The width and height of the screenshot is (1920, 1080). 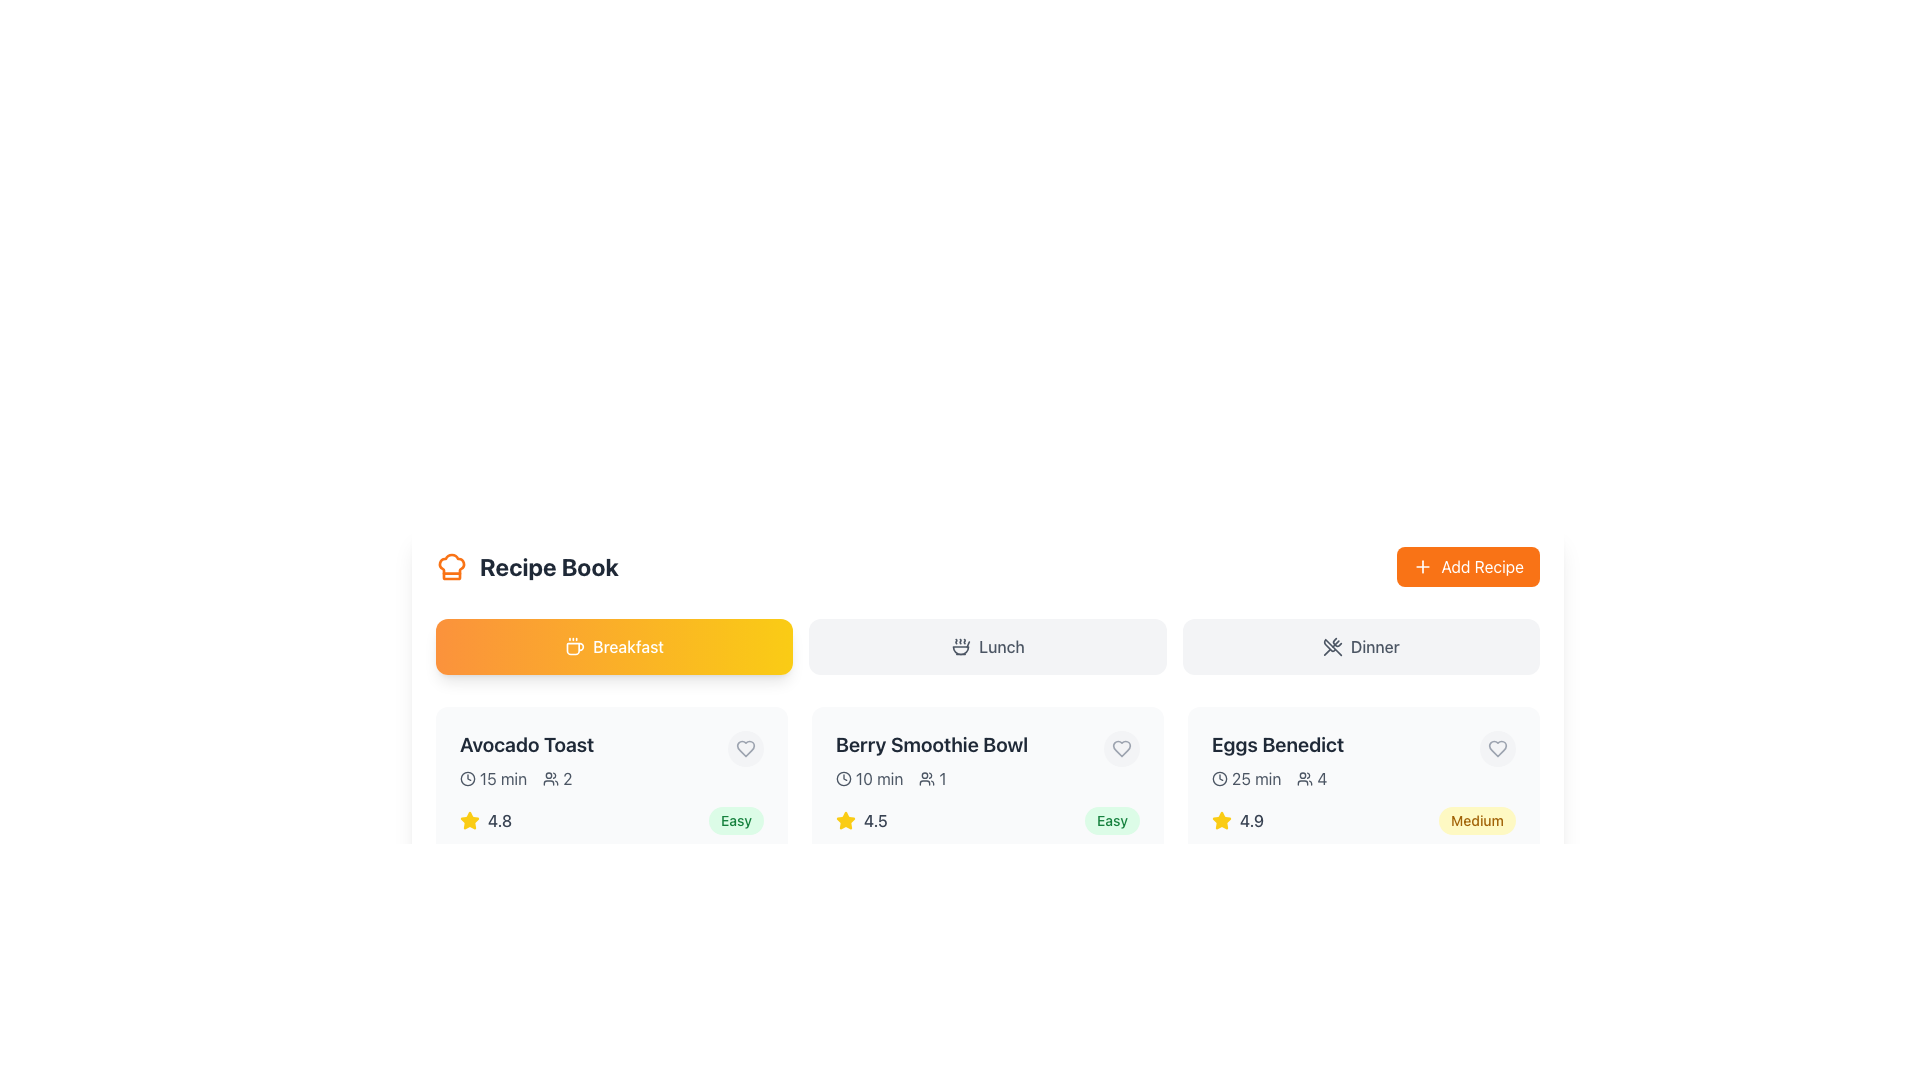 What do you see at coordinates (1422, 567) in the screenshot?
I see `the icon within the 'Add Recipe' button, which visually indicates the action of adding a new recipe, located at the upper-right corner of the interface` at bounding box center [1422, 567].